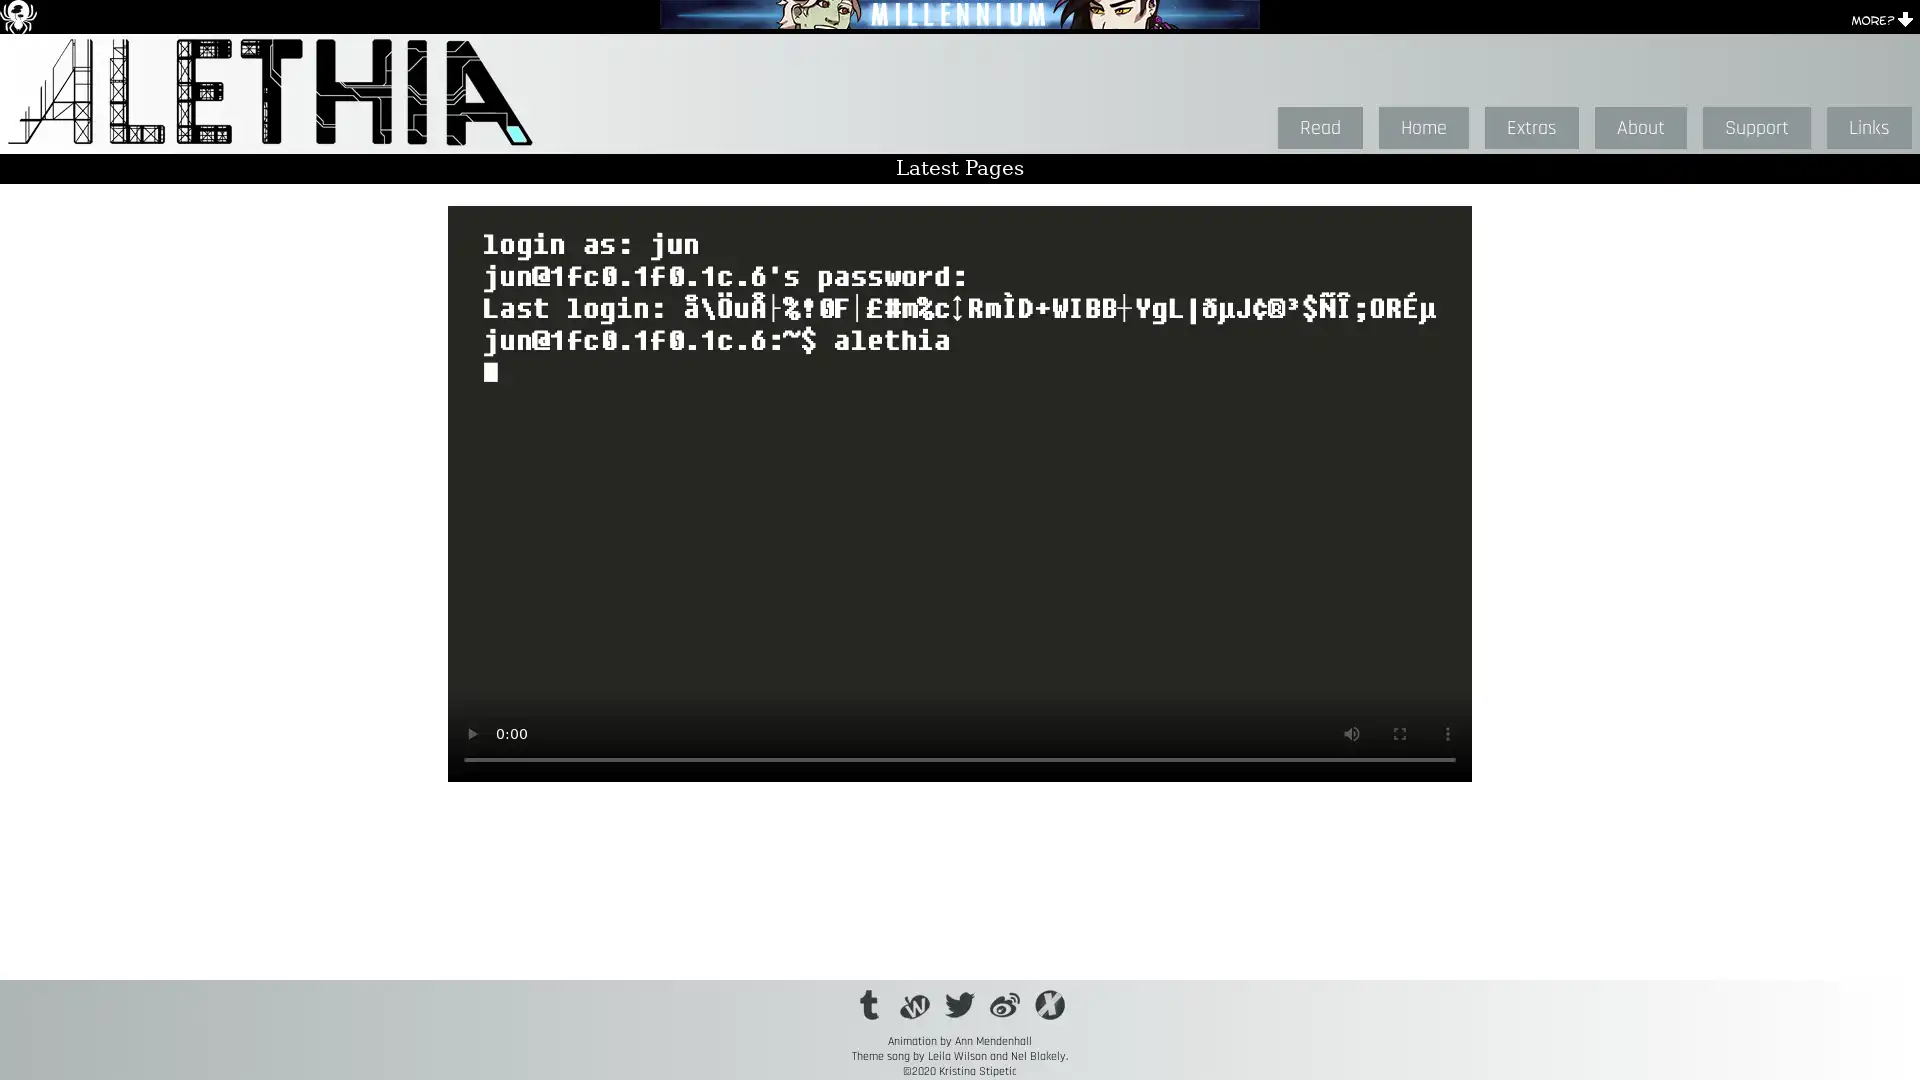 The width and height of the screenshot is (1920, 1080). Describe the element at coordinates (1399, 733) in the screenshot. I see `enter full screen` at that location.